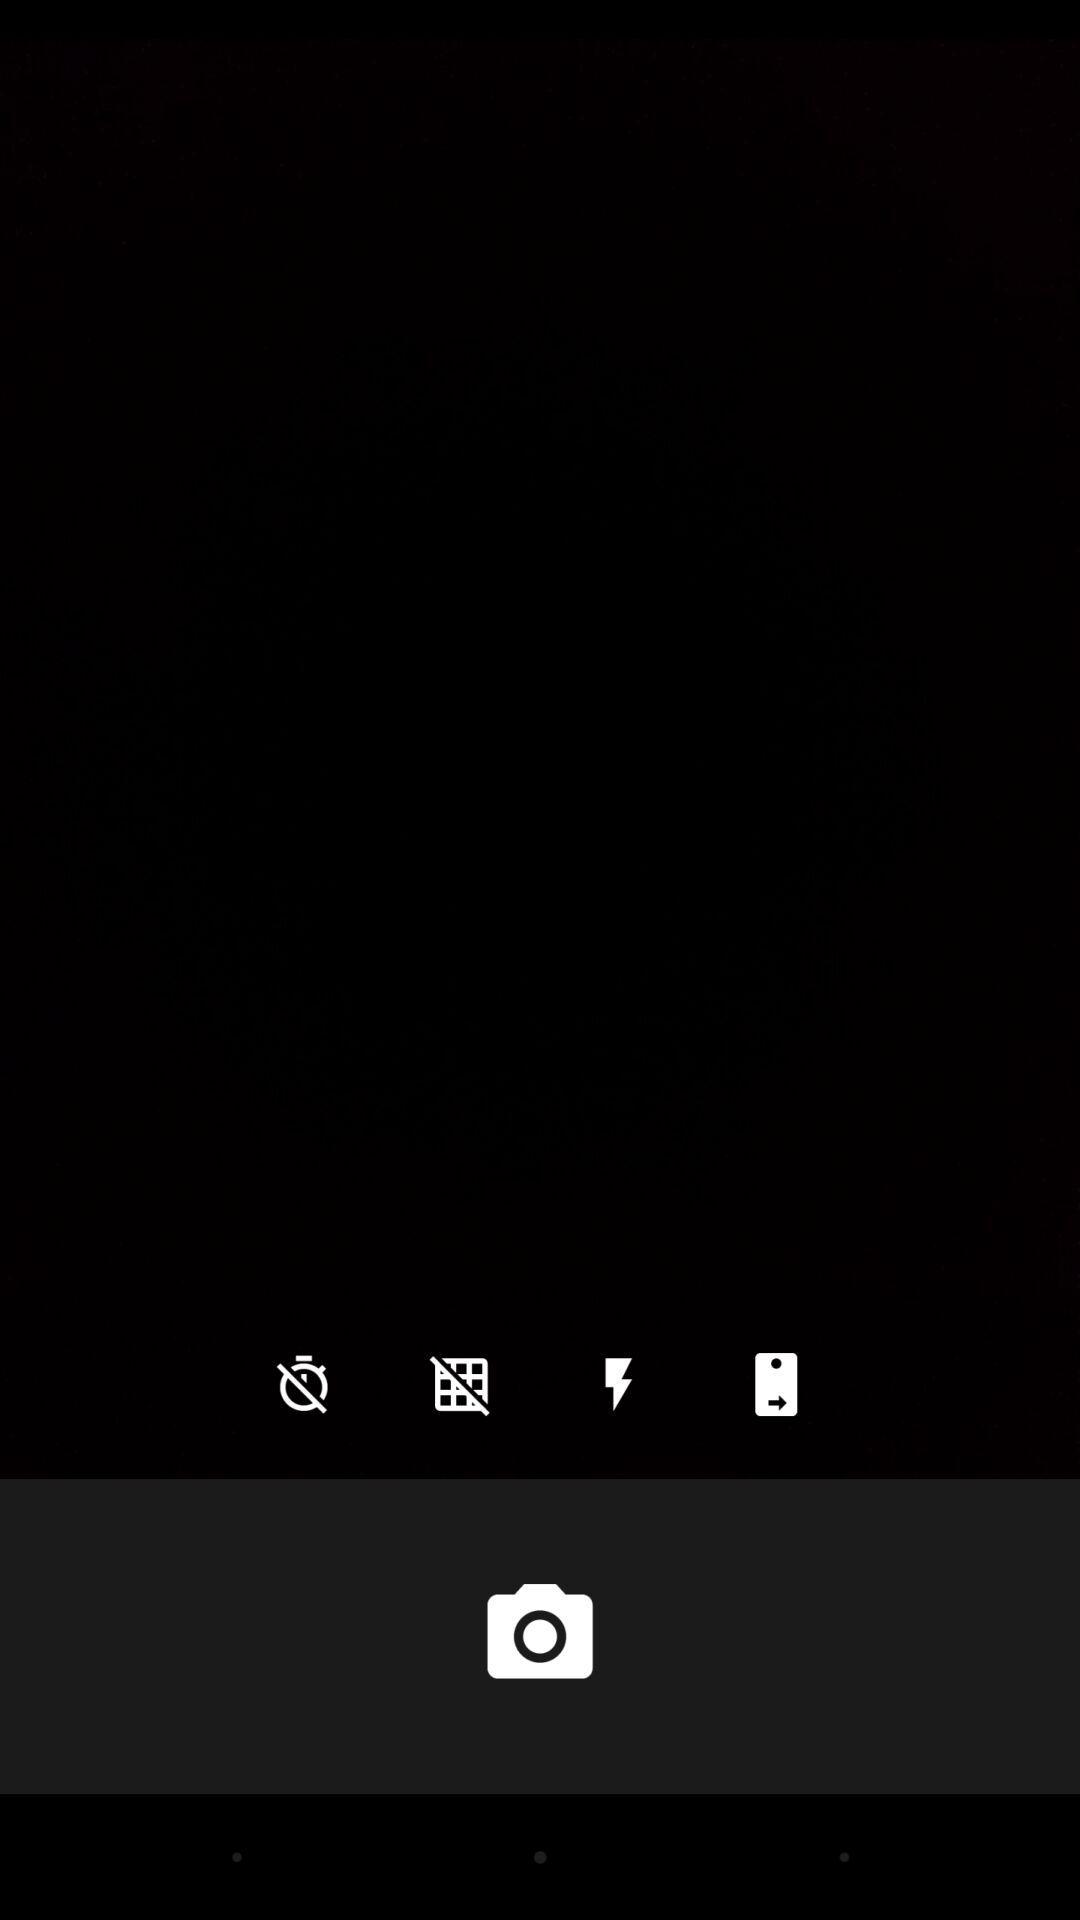 Image resolution: width=1080 pixels, height=1920 pixels. Describe the element at coordinates (303, 1383) in the screenshot. I see `the time icon` at that location.